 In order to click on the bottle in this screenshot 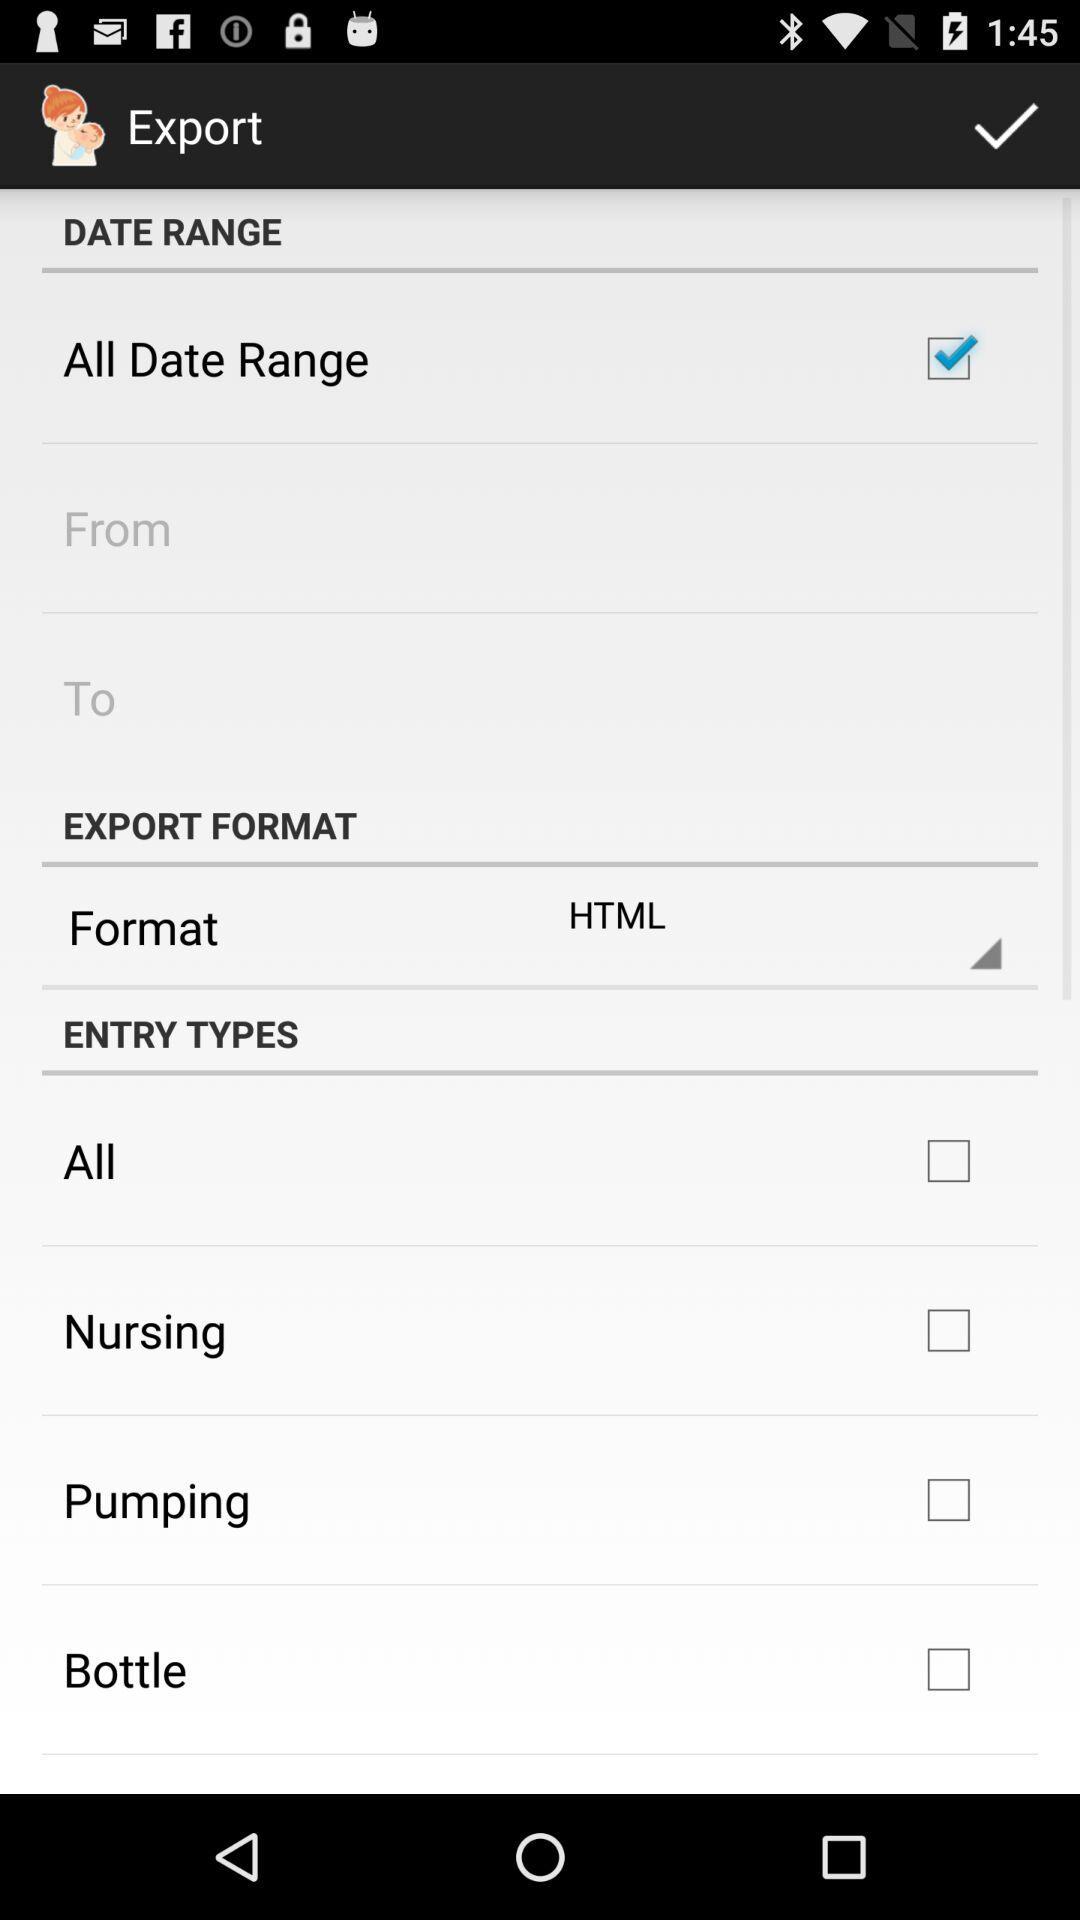, I will do `click(124, 1669)`.